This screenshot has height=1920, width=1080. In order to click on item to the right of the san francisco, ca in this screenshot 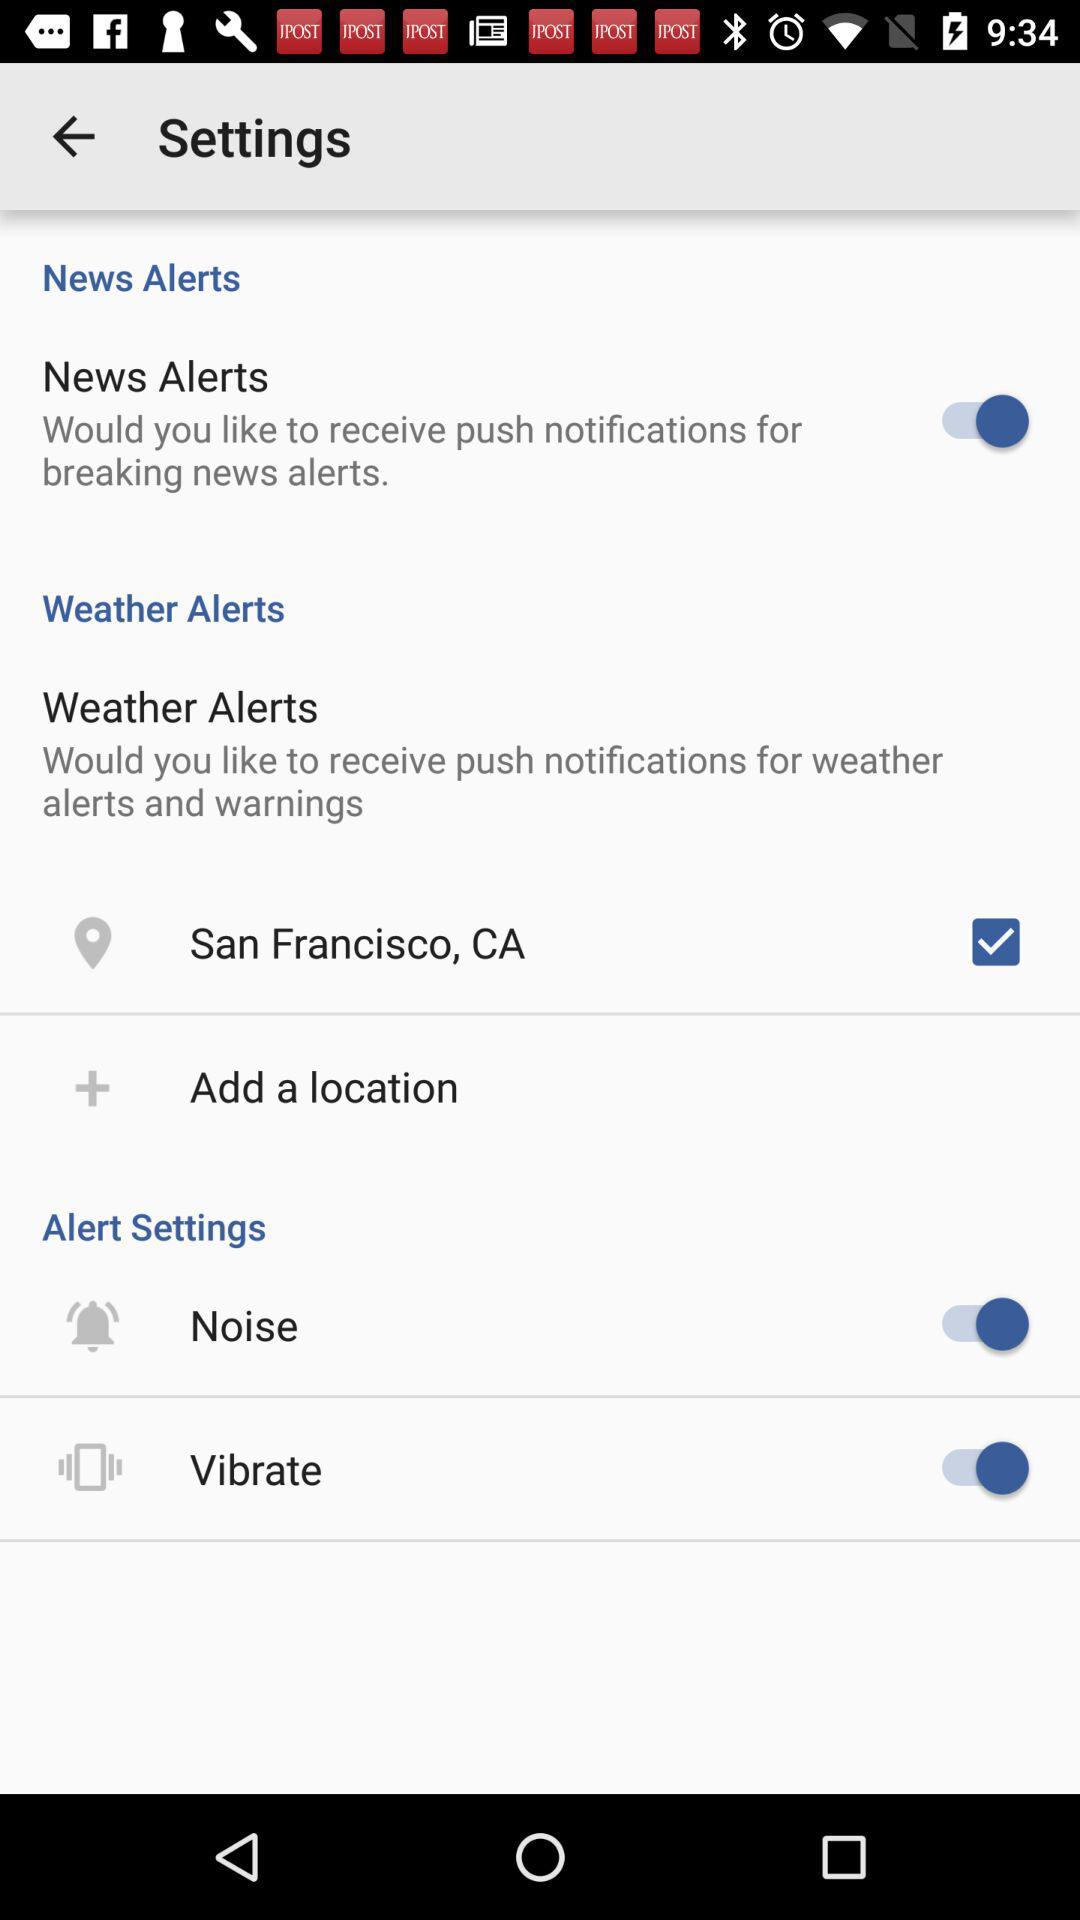, I will do `click(995, 940)`.